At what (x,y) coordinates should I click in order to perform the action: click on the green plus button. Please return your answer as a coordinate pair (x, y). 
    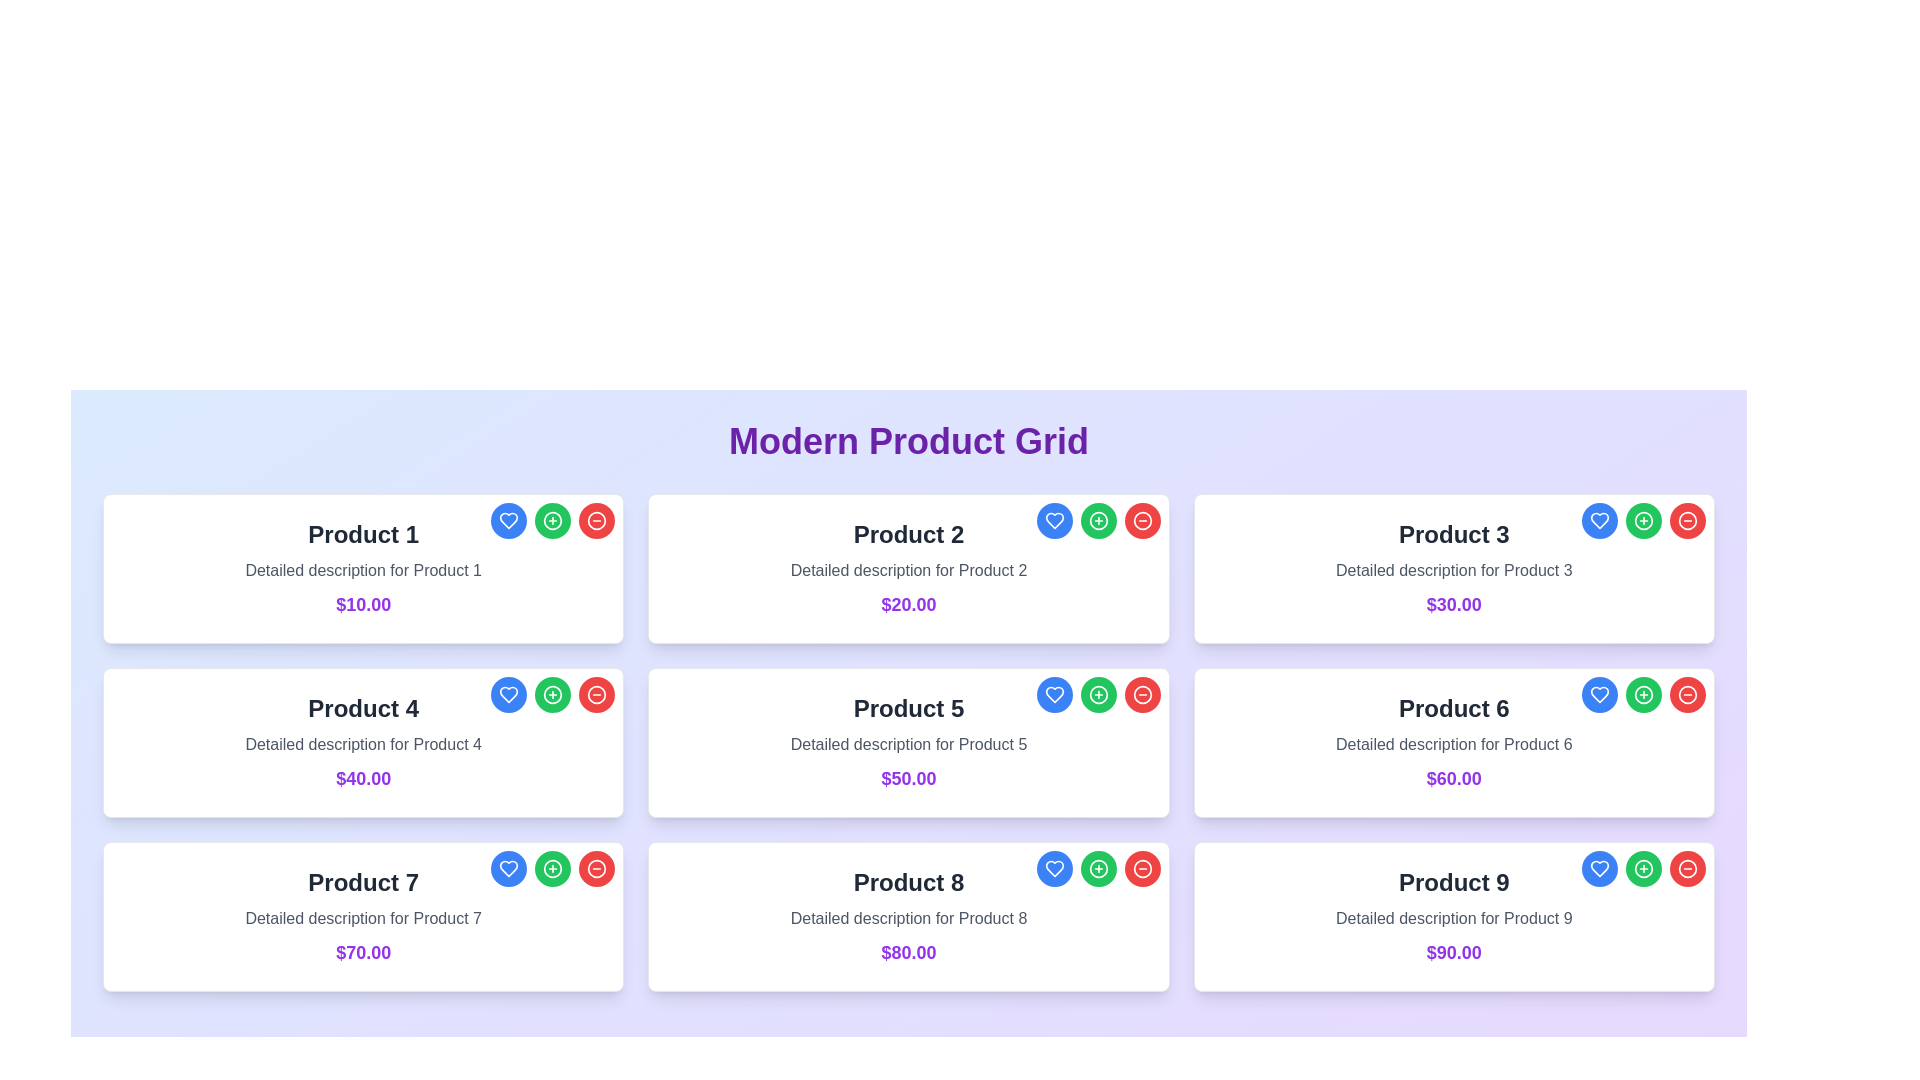
    Looking at the image, I should click on (553, 867).